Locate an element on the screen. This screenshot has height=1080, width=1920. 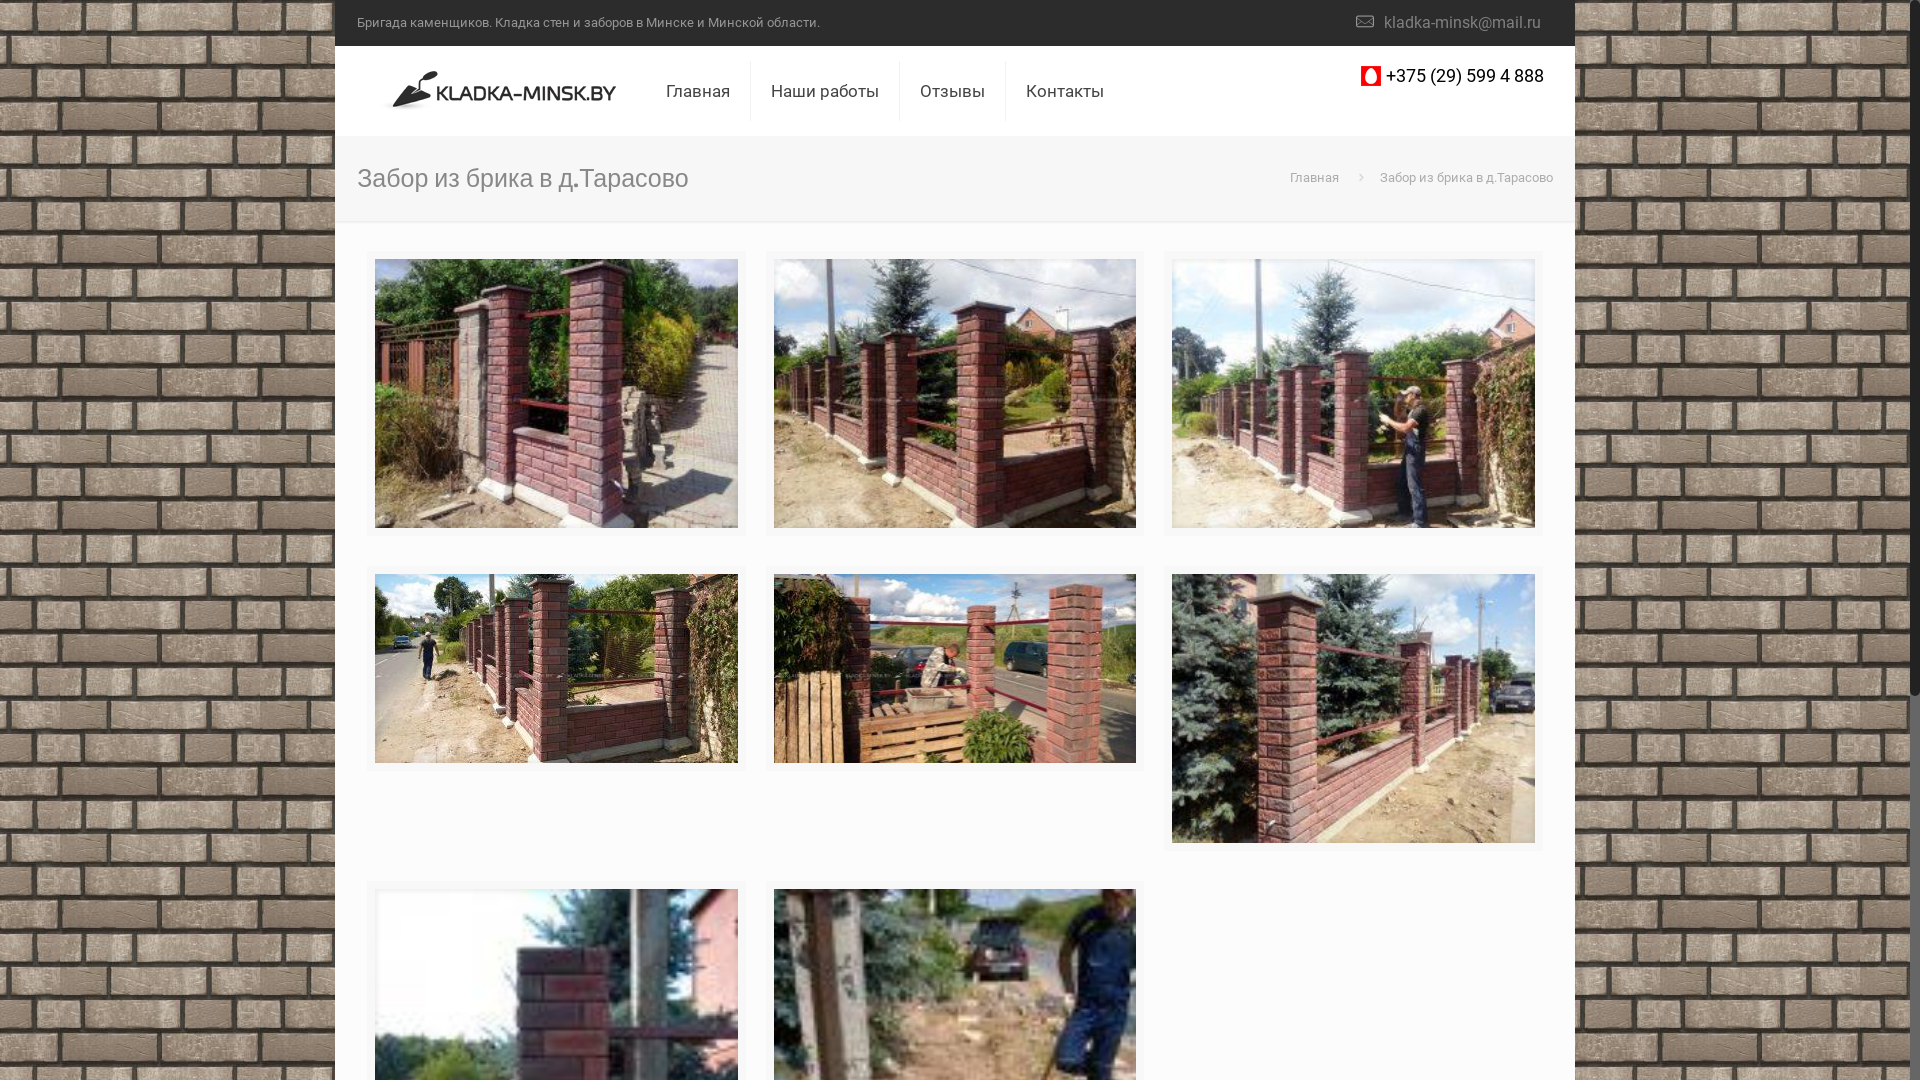
'kladka-minsk@mail.ru' is located at coordinates (1382, 22).